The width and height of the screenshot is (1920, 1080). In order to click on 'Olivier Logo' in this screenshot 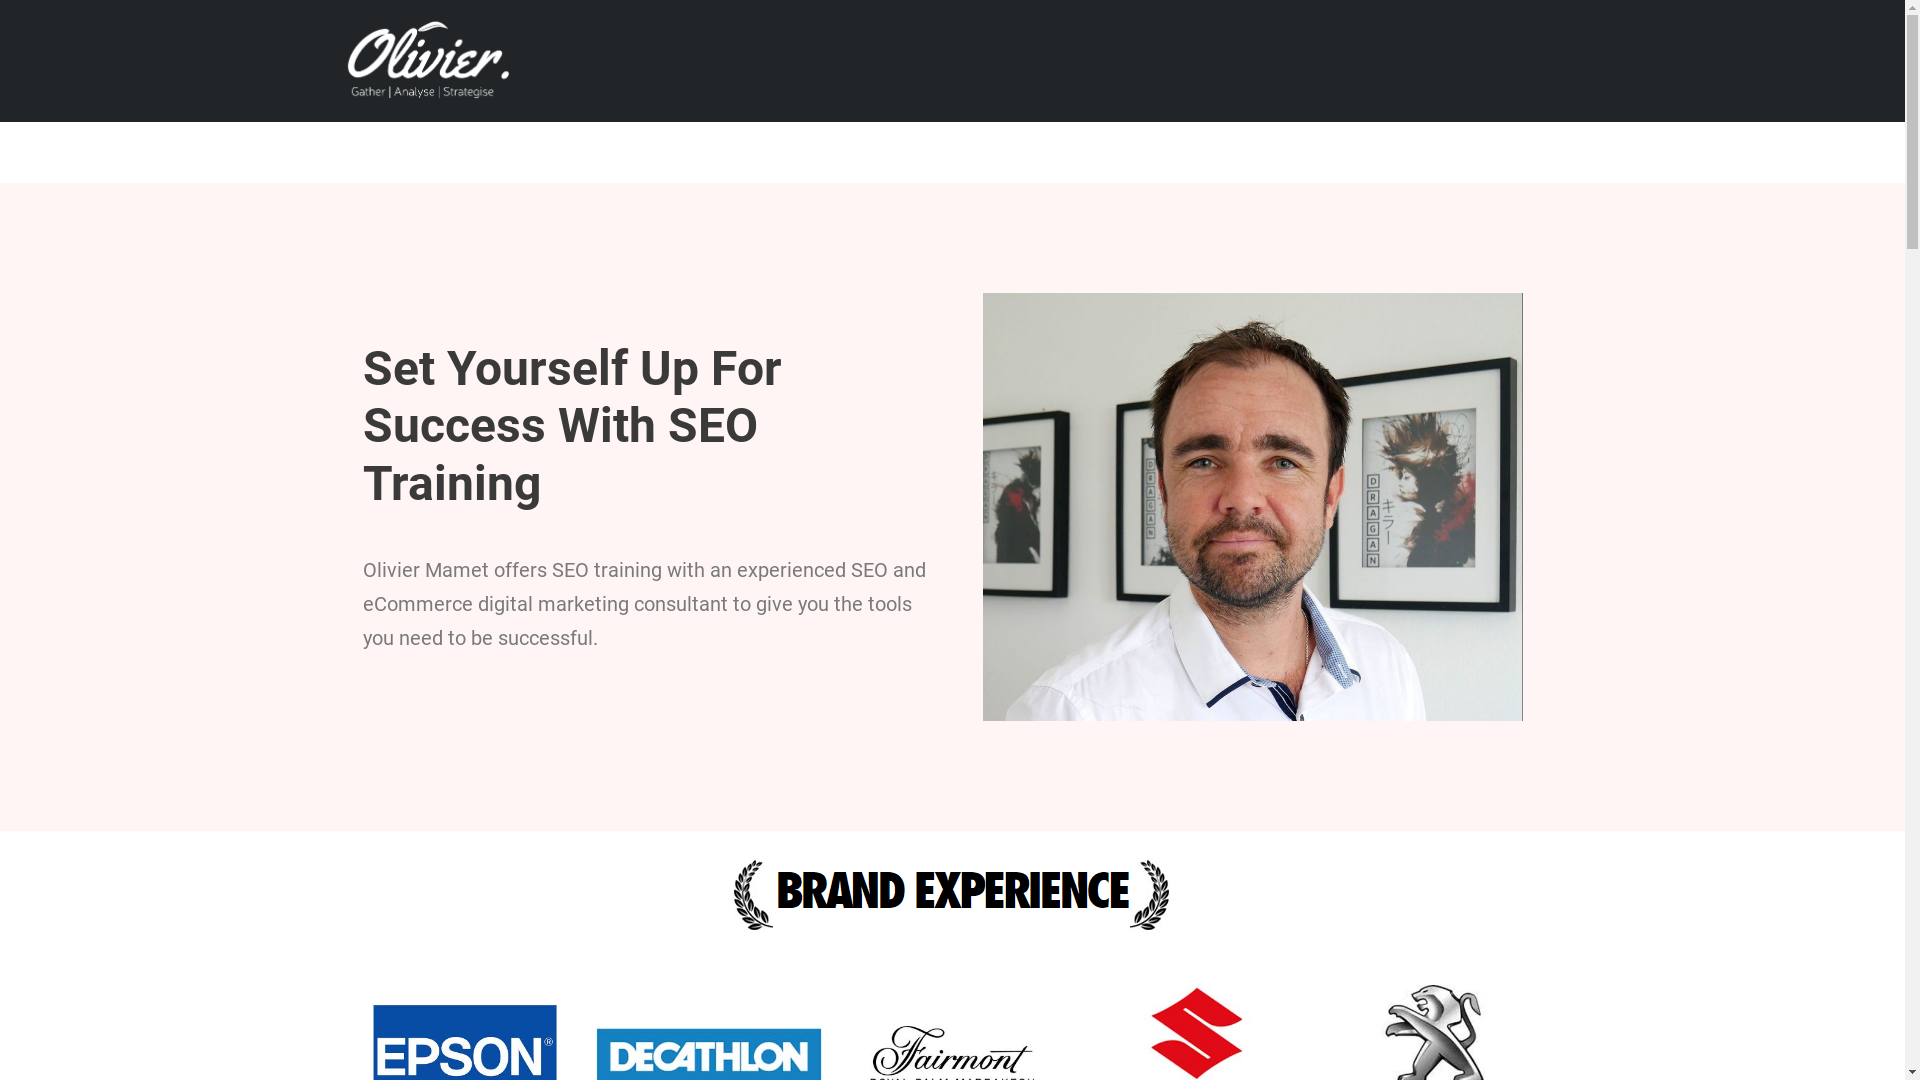, I will do `click(421, 57)`.